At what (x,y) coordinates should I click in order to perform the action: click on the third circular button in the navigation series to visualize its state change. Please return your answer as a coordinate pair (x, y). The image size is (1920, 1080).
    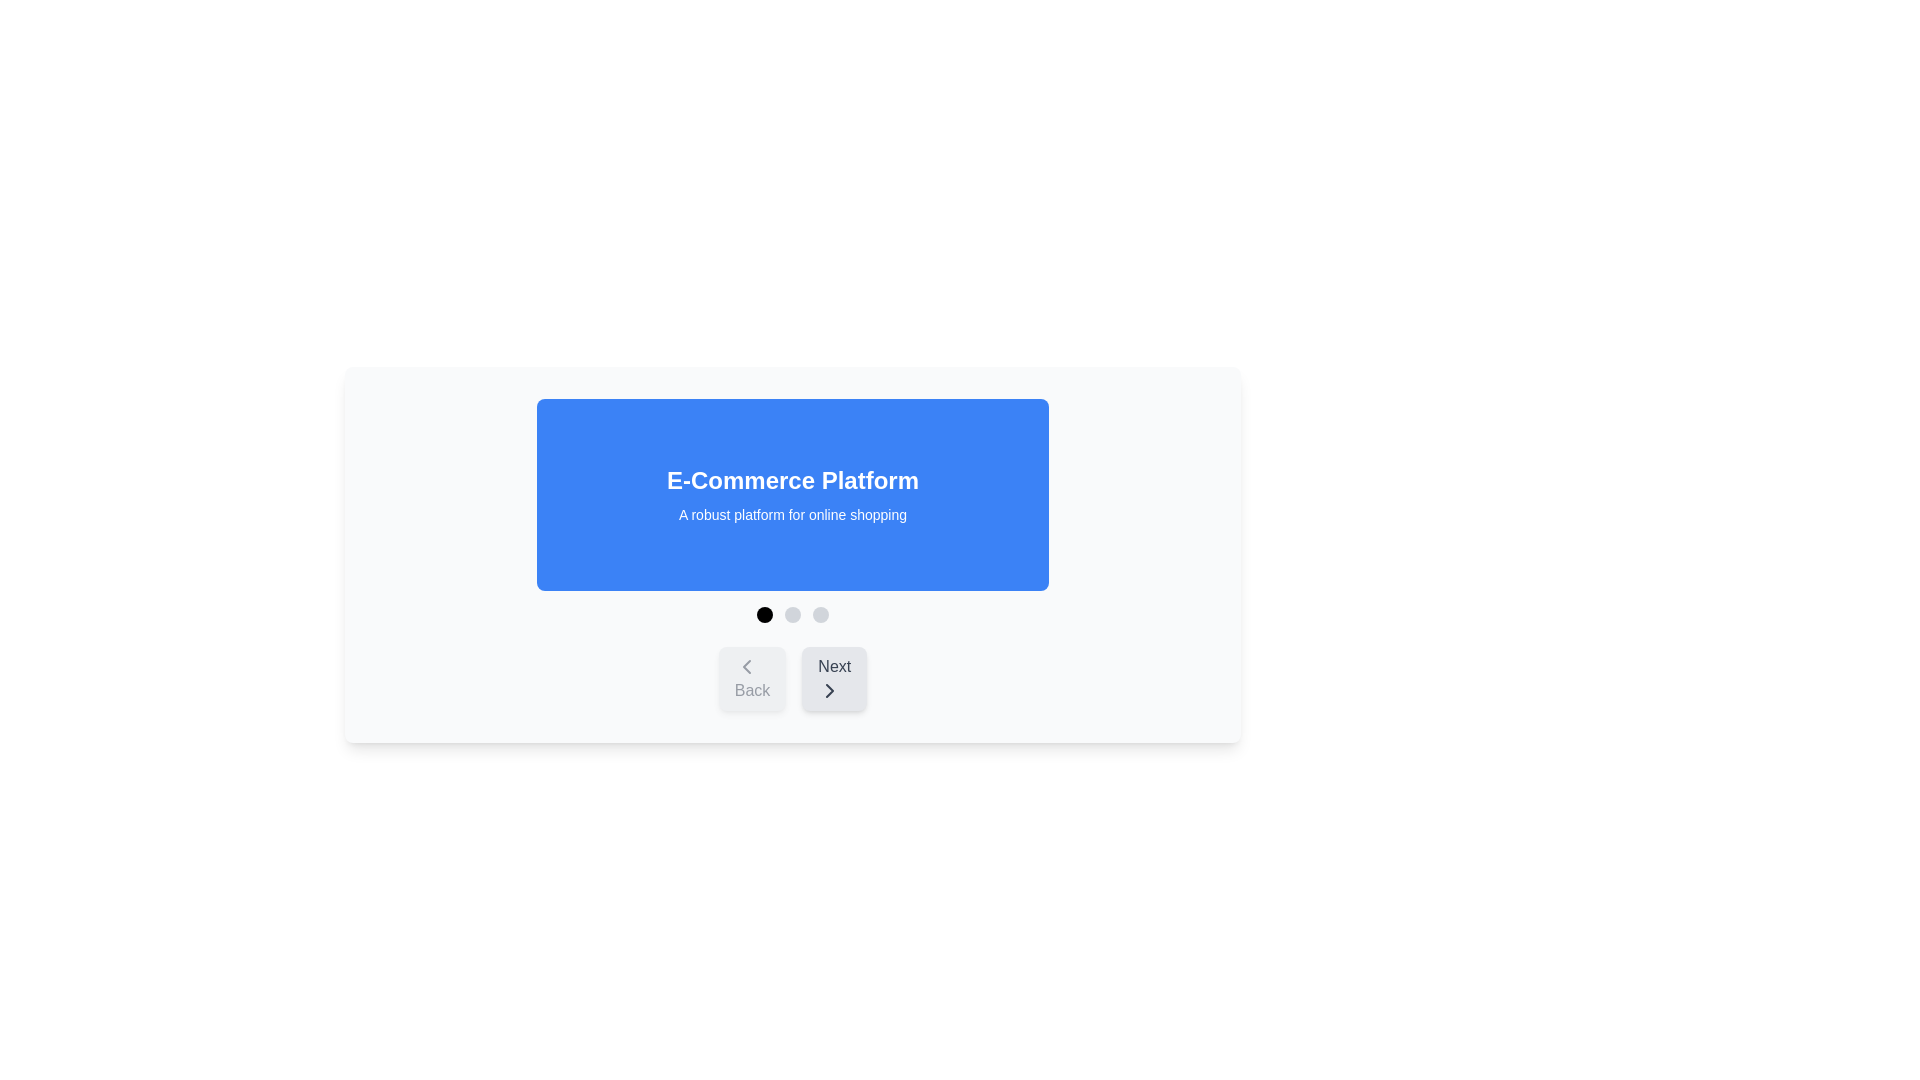
    Looking at the image, I should click on (820, 613).